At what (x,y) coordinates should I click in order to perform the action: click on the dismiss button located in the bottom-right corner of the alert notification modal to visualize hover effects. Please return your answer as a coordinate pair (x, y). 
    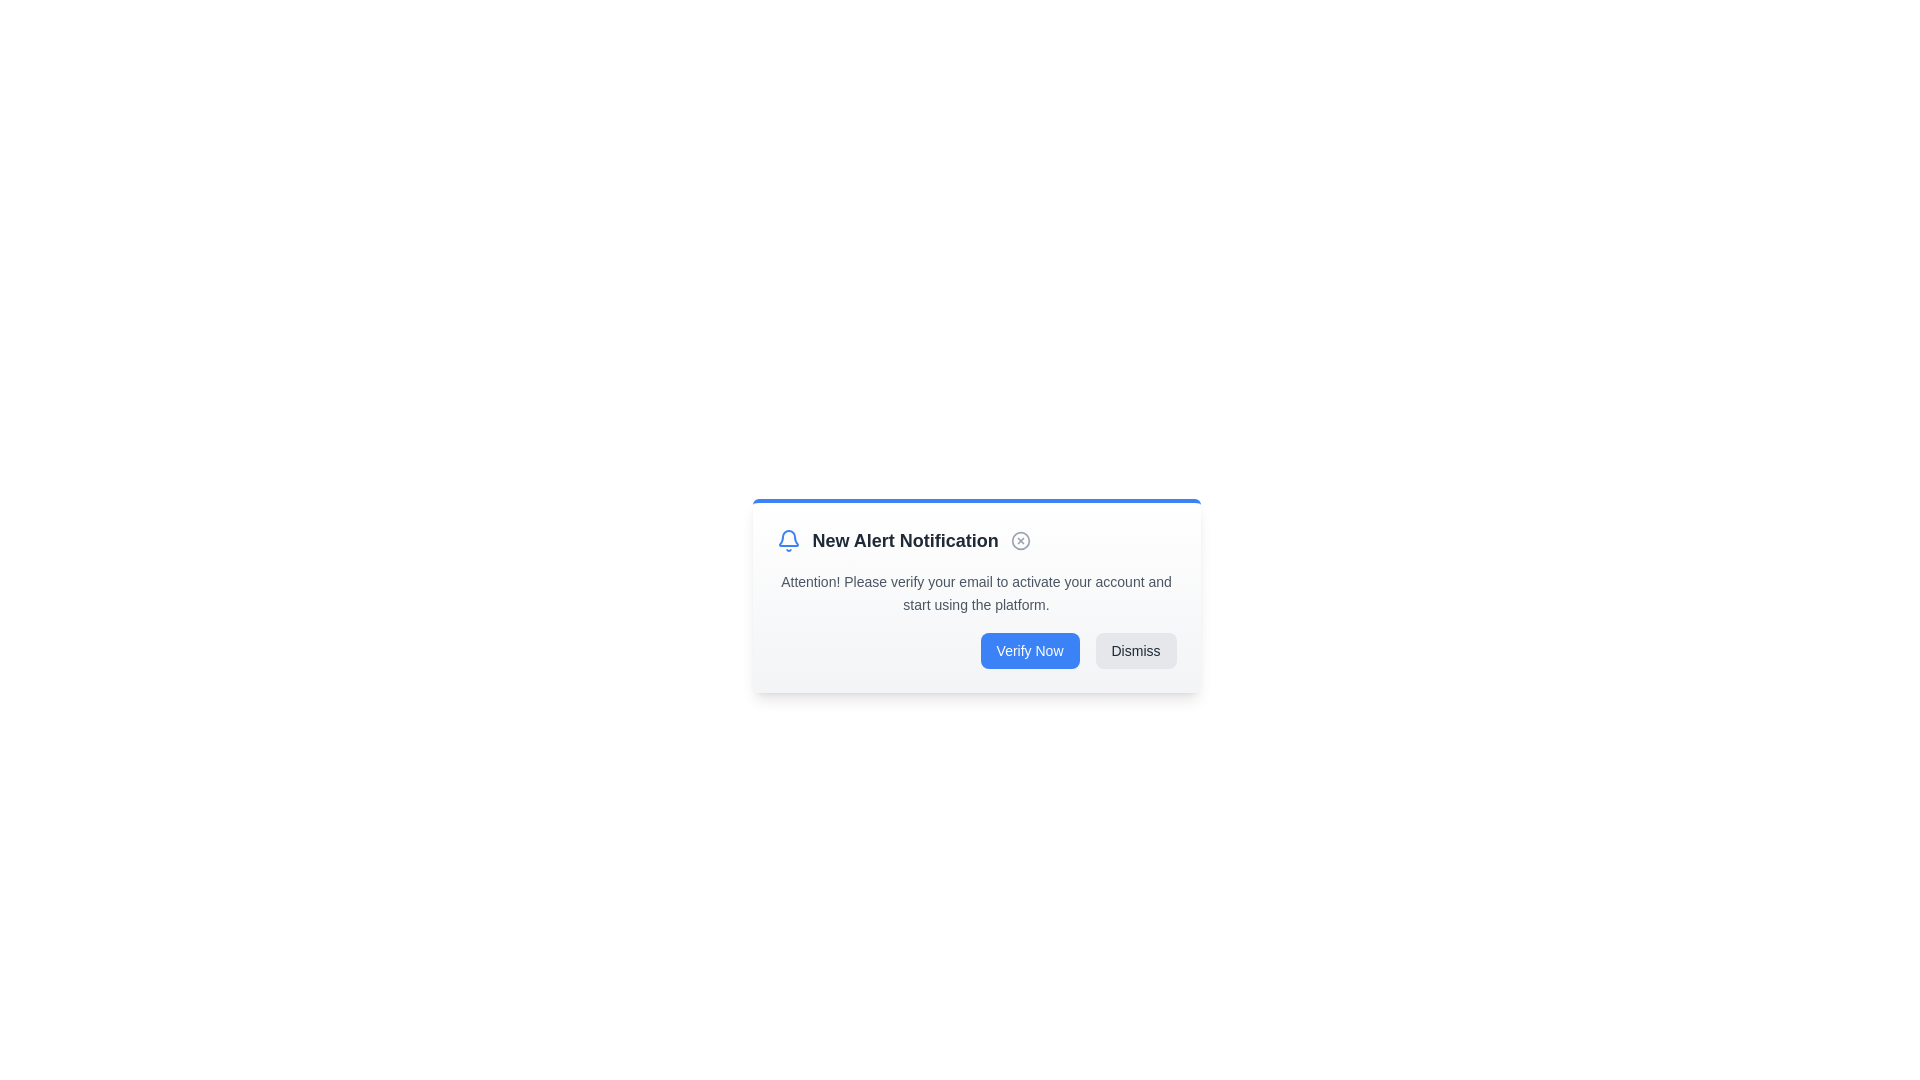
    Looking at the image, I should click on (1136, 650).